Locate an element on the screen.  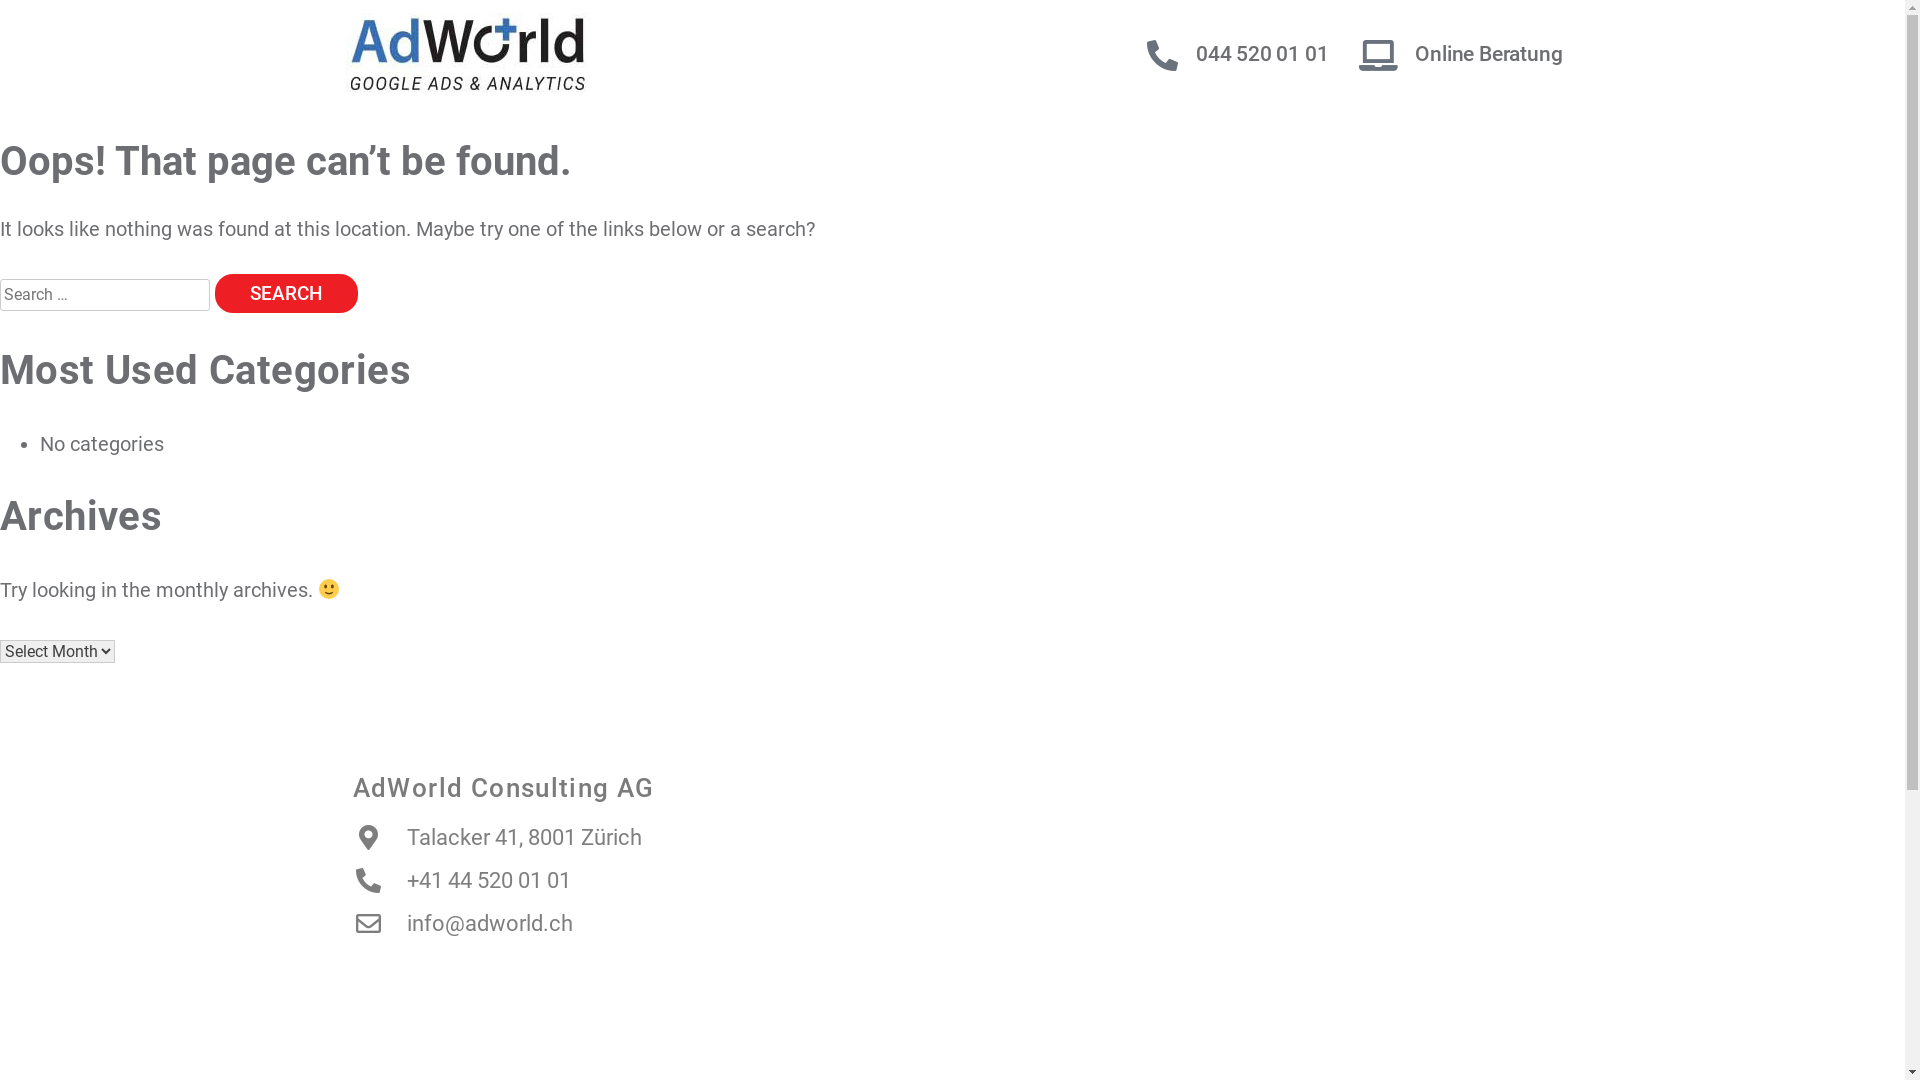
'info@adworld.ch' is located at coordinates (460, 923).